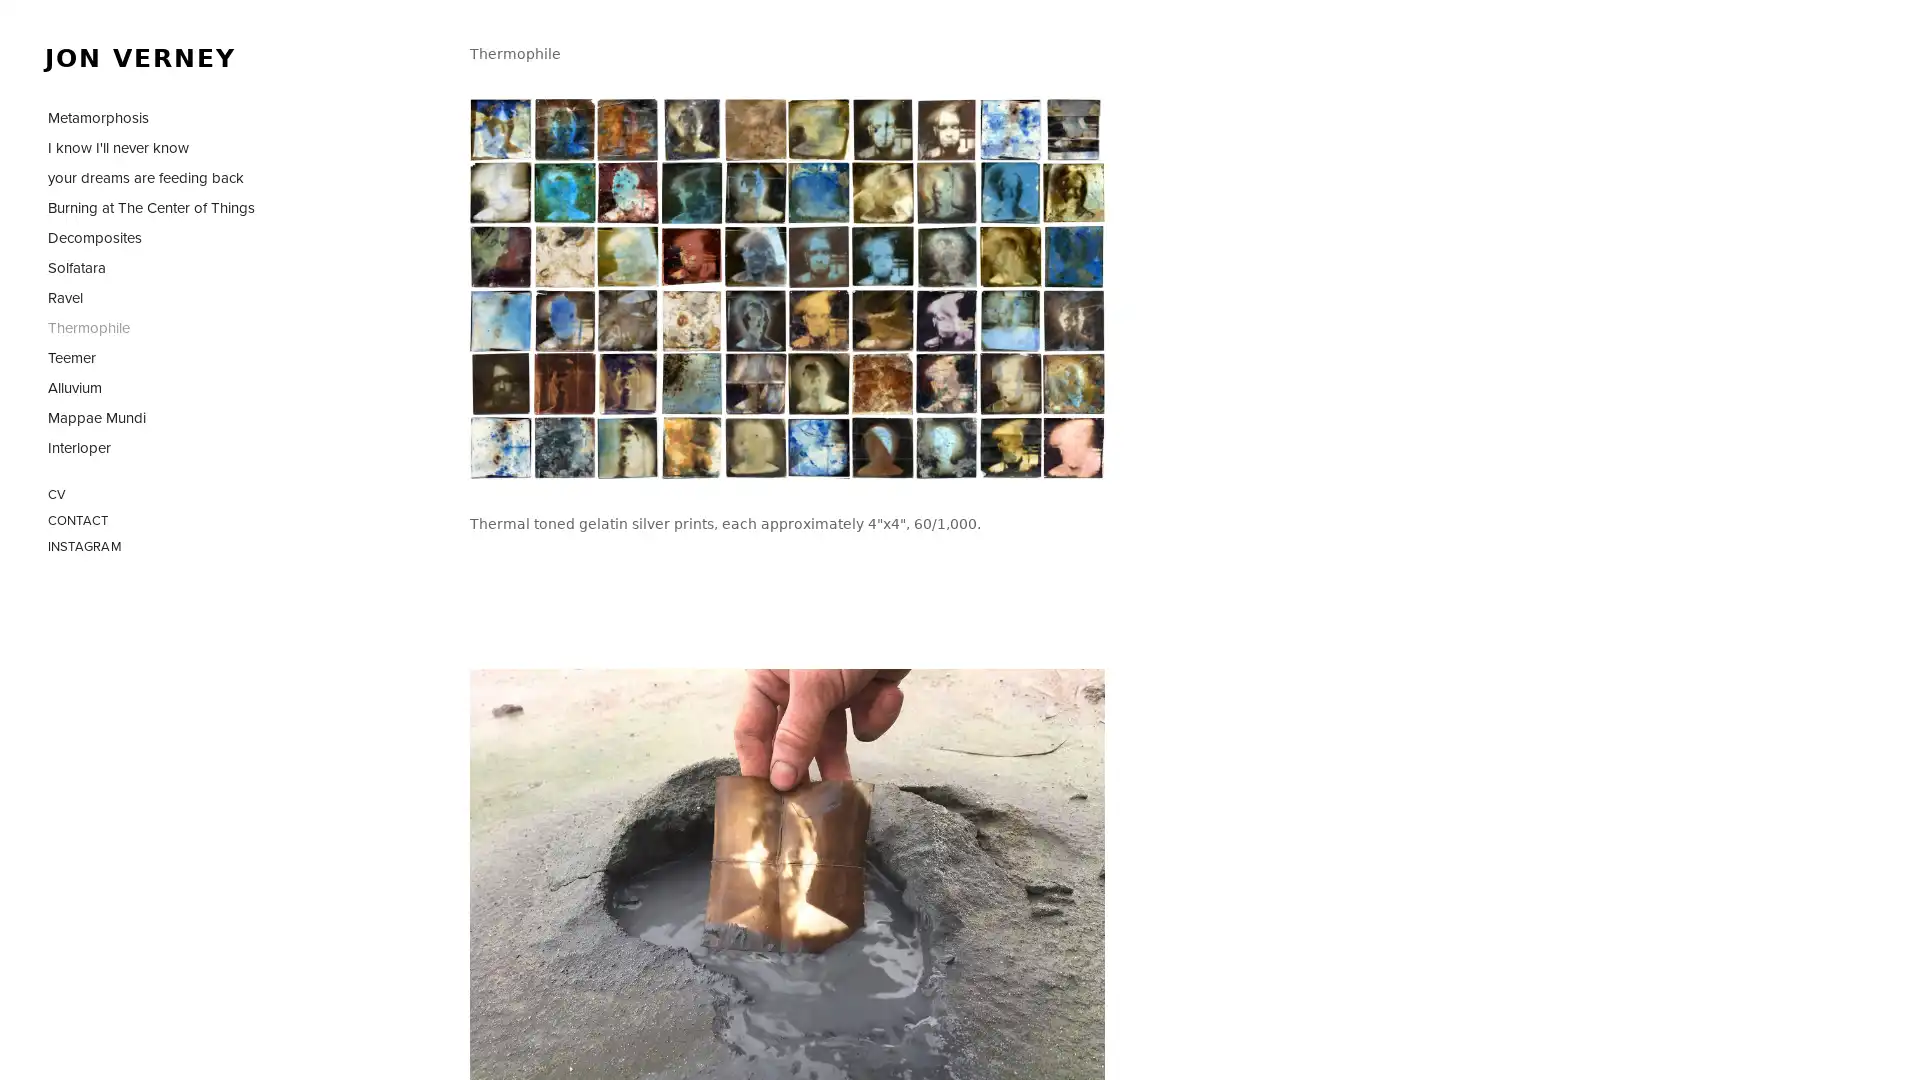  Describe the element at coordinates (881, 384) in the screenshot. I see `View fullsize jon_verney_thermophile_14.jpg` at that location.